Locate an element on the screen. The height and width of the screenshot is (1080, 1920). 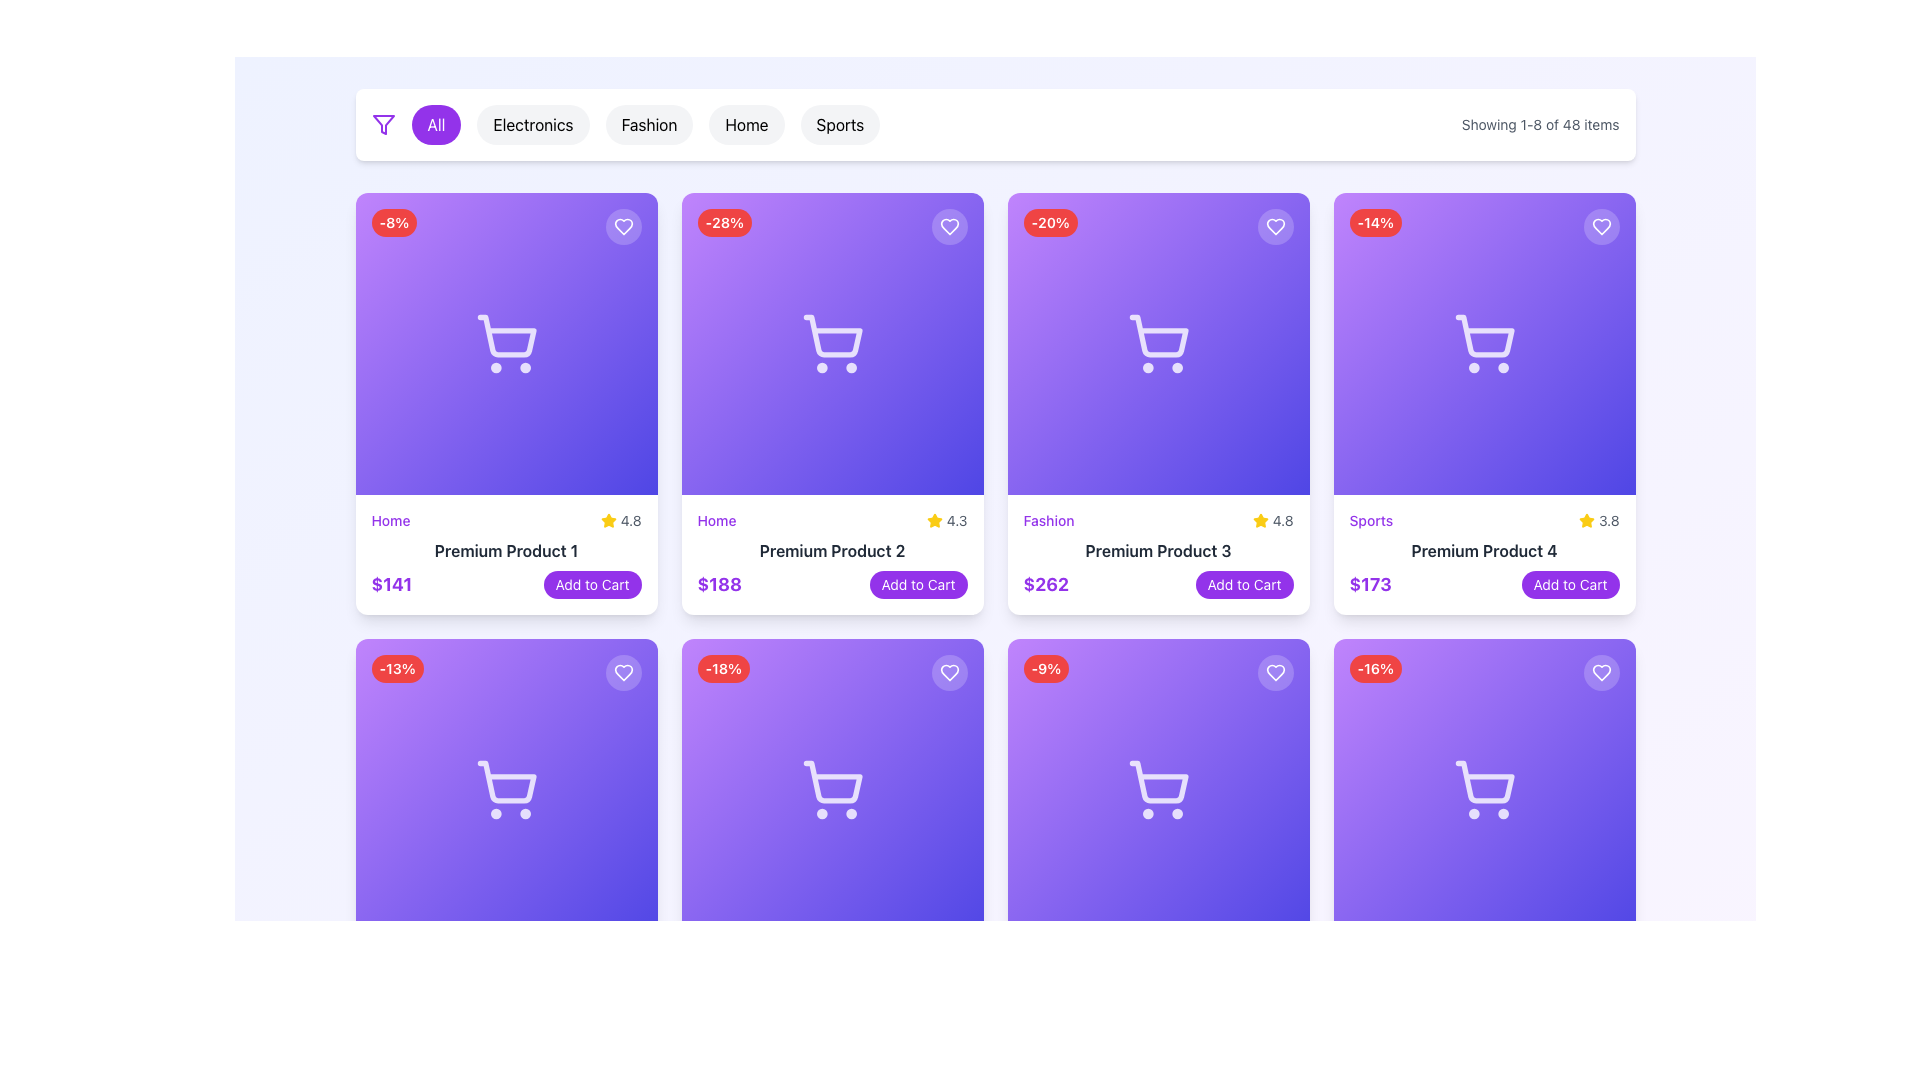
the heart icon located at the bottom-right corner of the product card to mark the item as favorite is located at coordinates (1601, 672).